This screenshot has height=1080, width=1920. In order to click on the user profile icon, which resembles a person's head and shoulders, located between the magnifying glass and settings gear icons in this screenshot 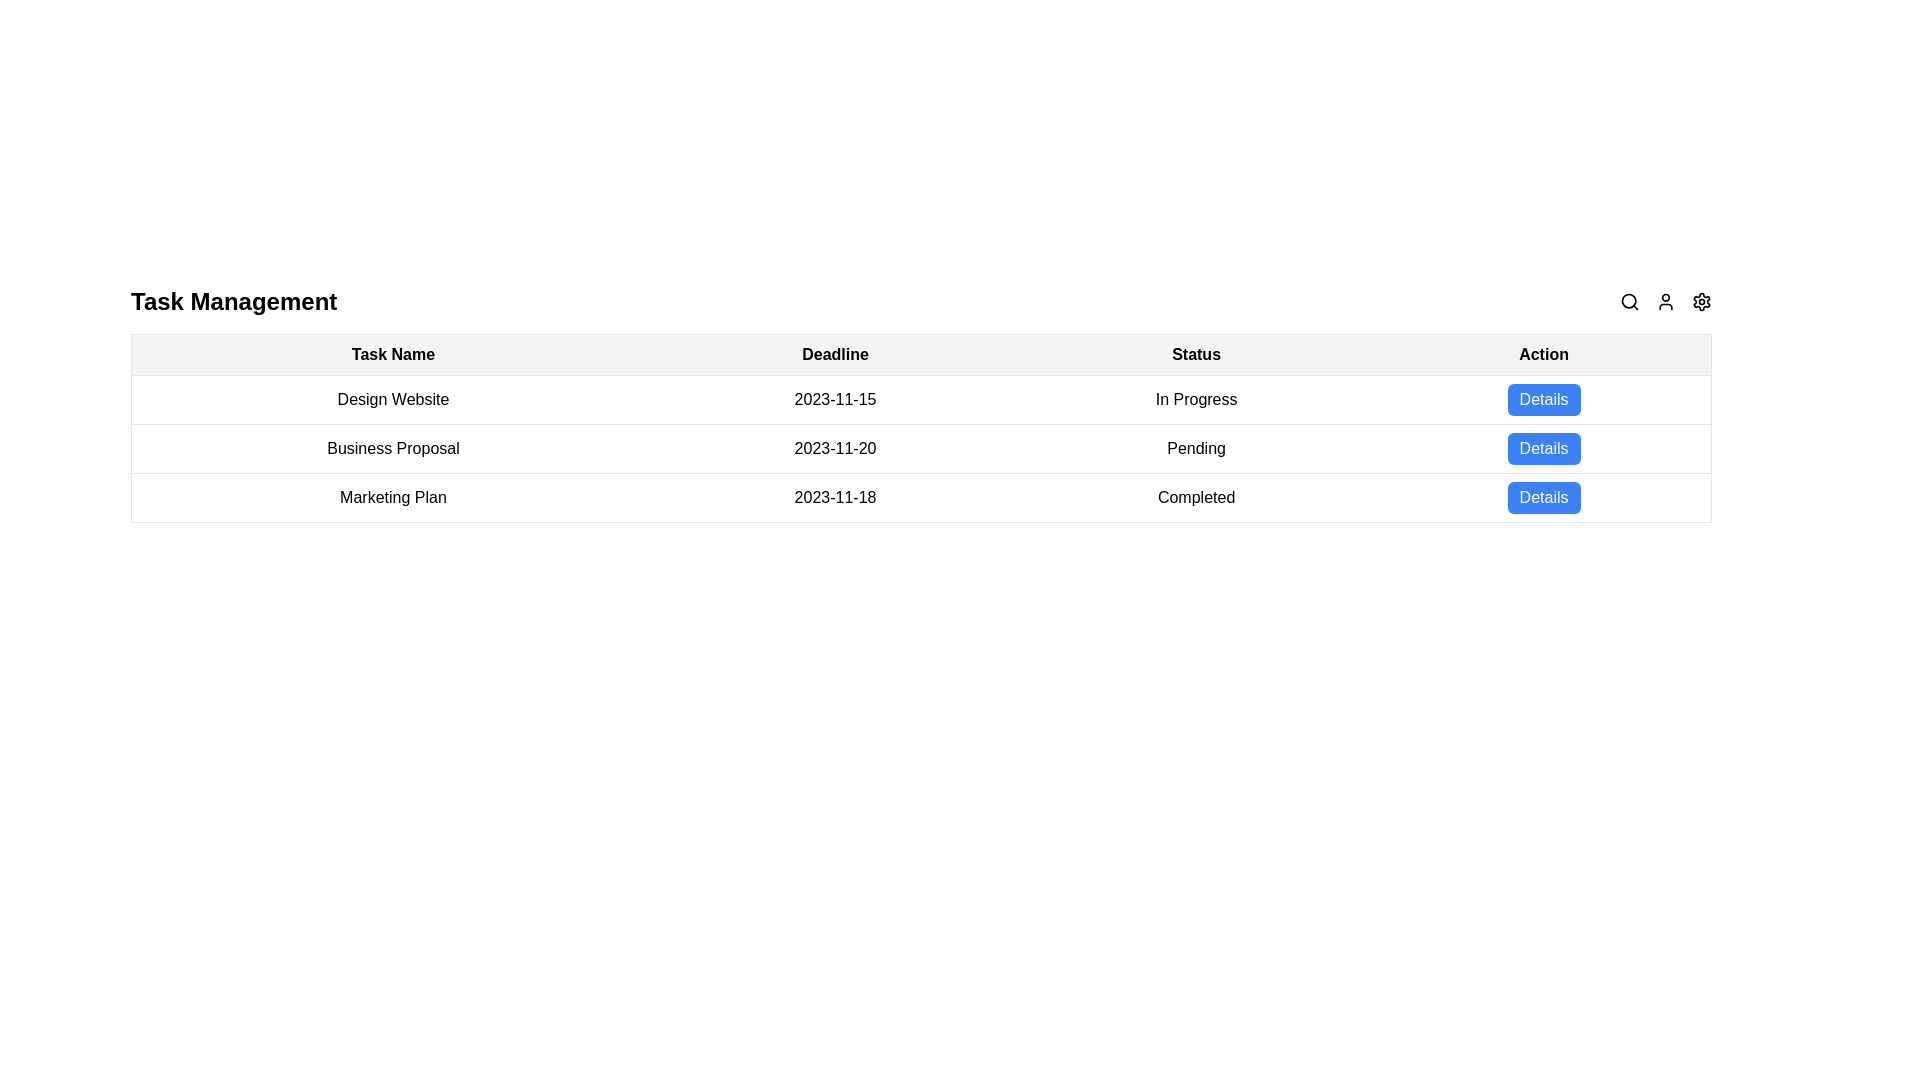, I will do `click(1665, 301)`.